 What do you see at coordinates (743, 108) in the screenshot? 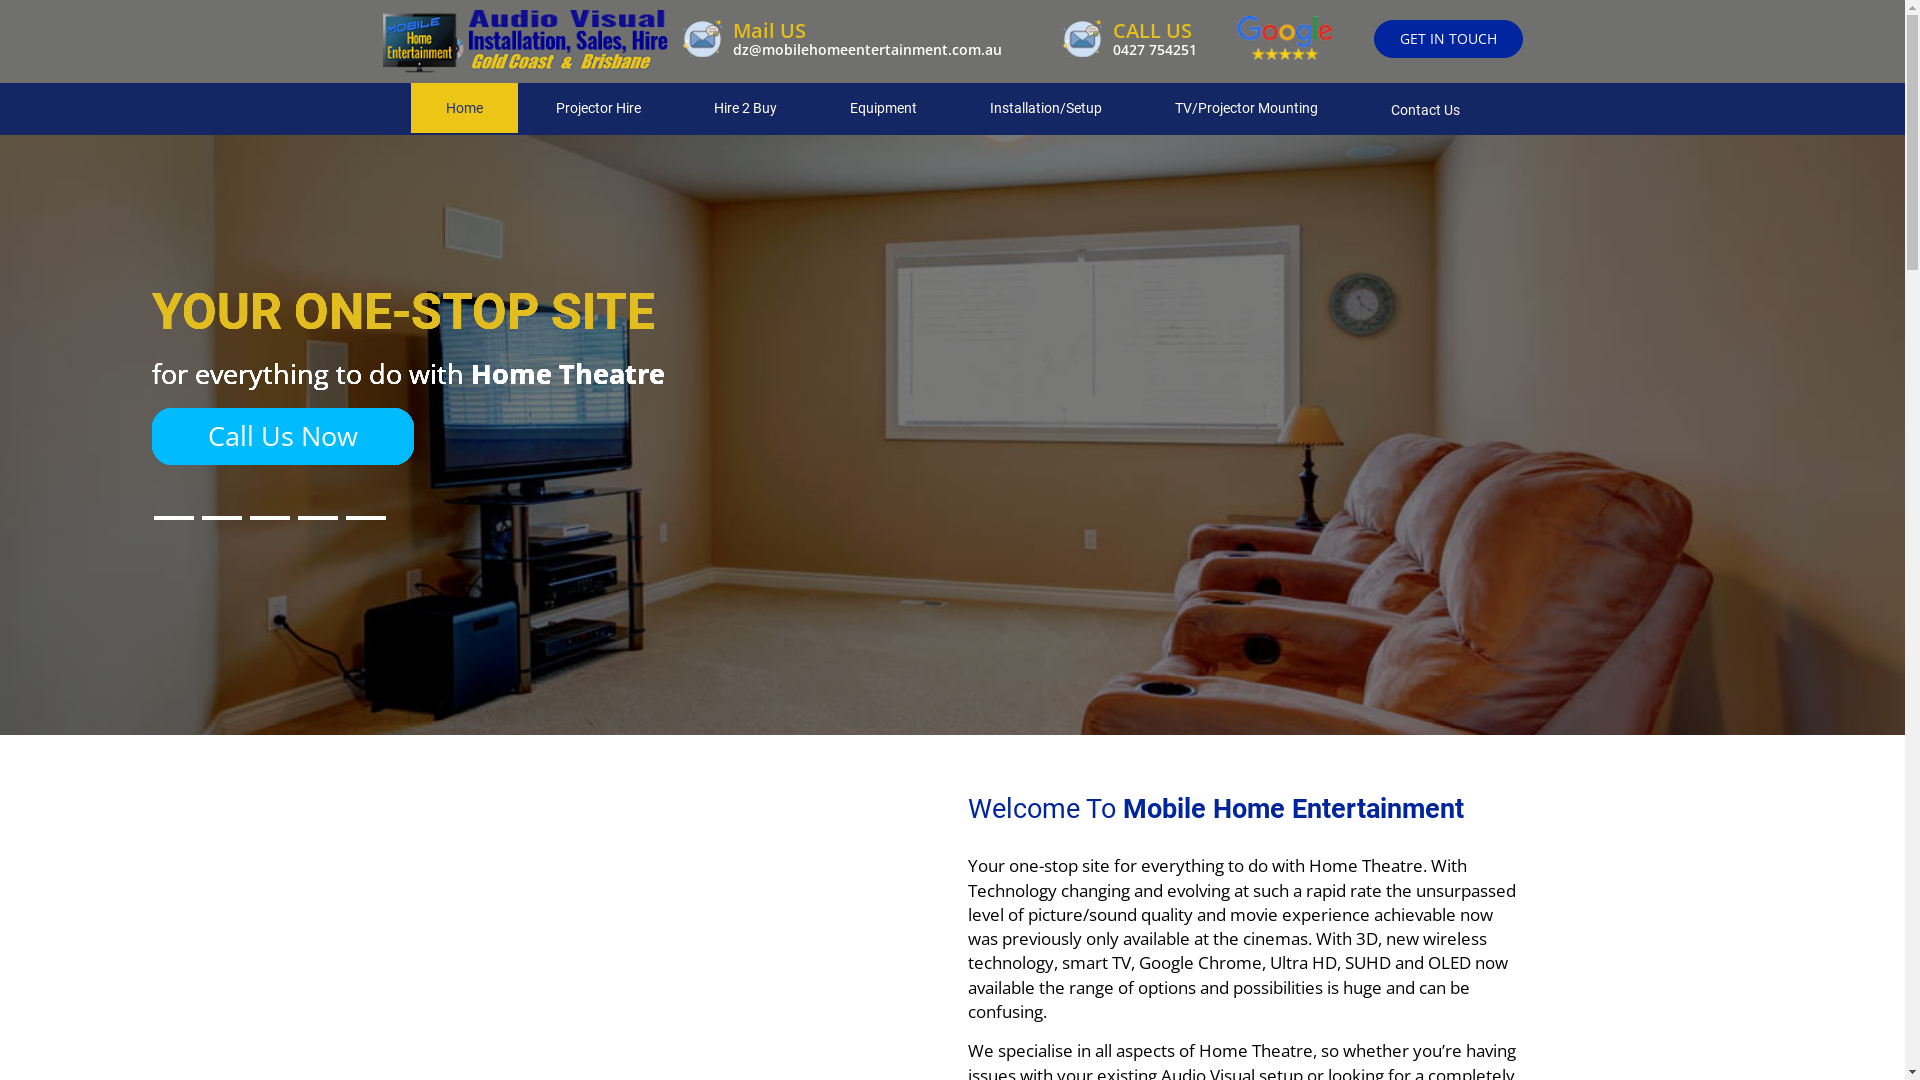
I see `'Hire 2 Buy'` at bounding box center [743, 108].